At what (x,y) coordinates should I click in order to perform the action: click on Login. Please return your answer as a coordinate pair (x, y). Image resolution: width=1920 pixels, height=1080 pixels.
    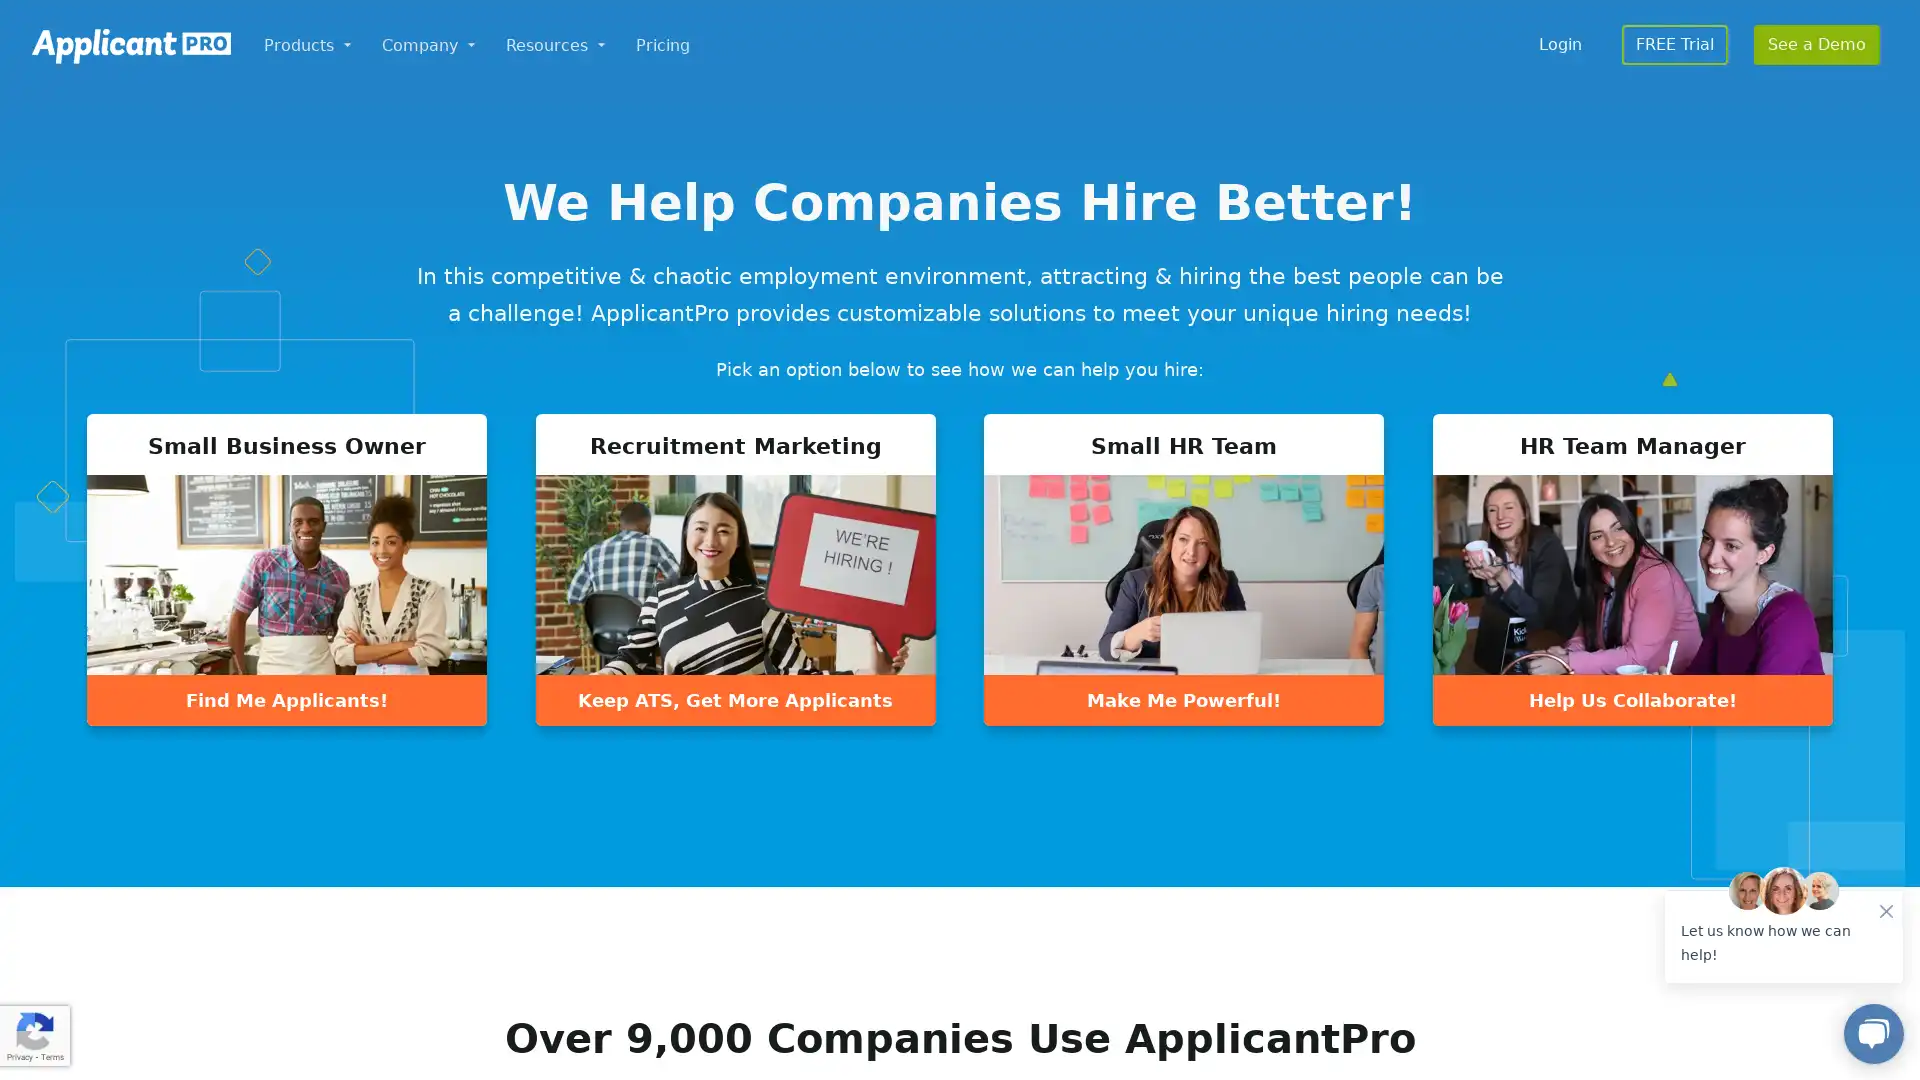
    Looking at the image, I should click on (1559, 45).